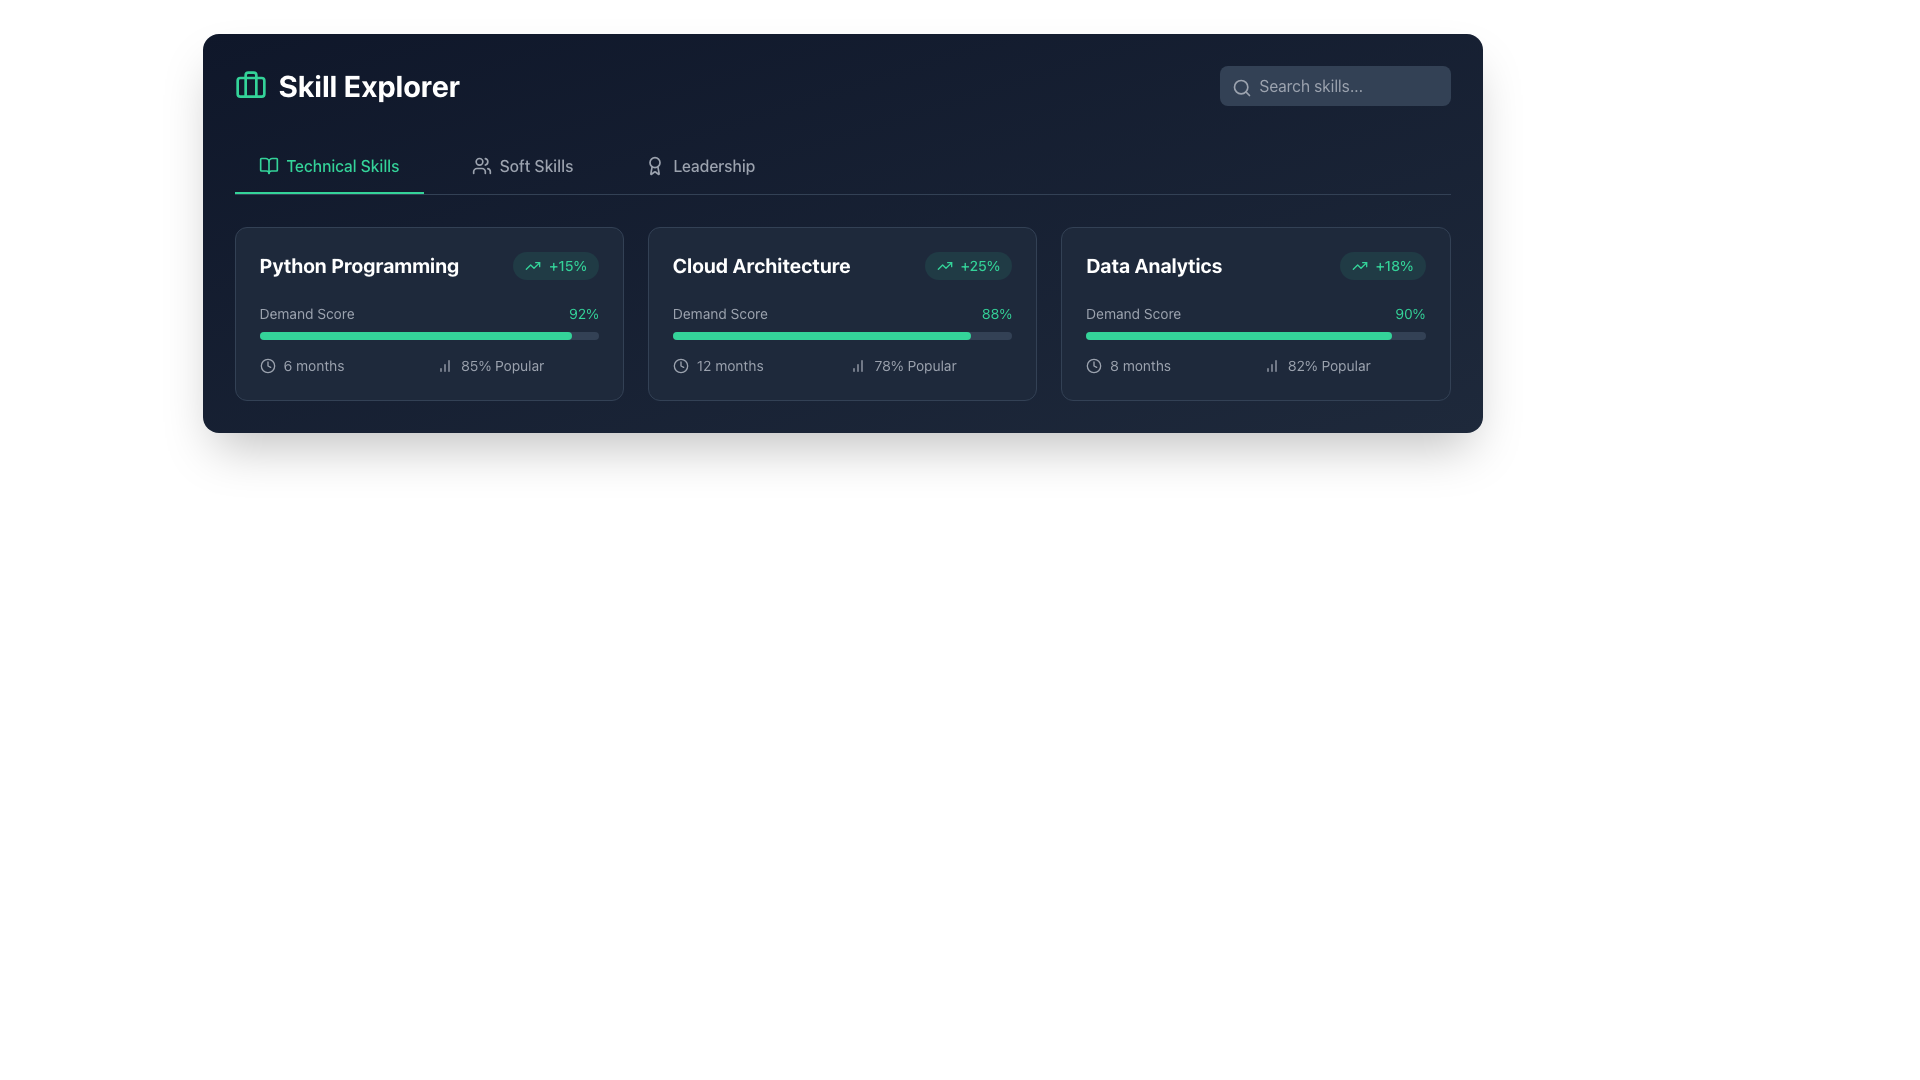 The image size is (1920, 1080). What do you see at coordinates (714, 164) in the screenshot?
I see `the 'Leadership' text label in the header section` at bounding box center [714, 164].